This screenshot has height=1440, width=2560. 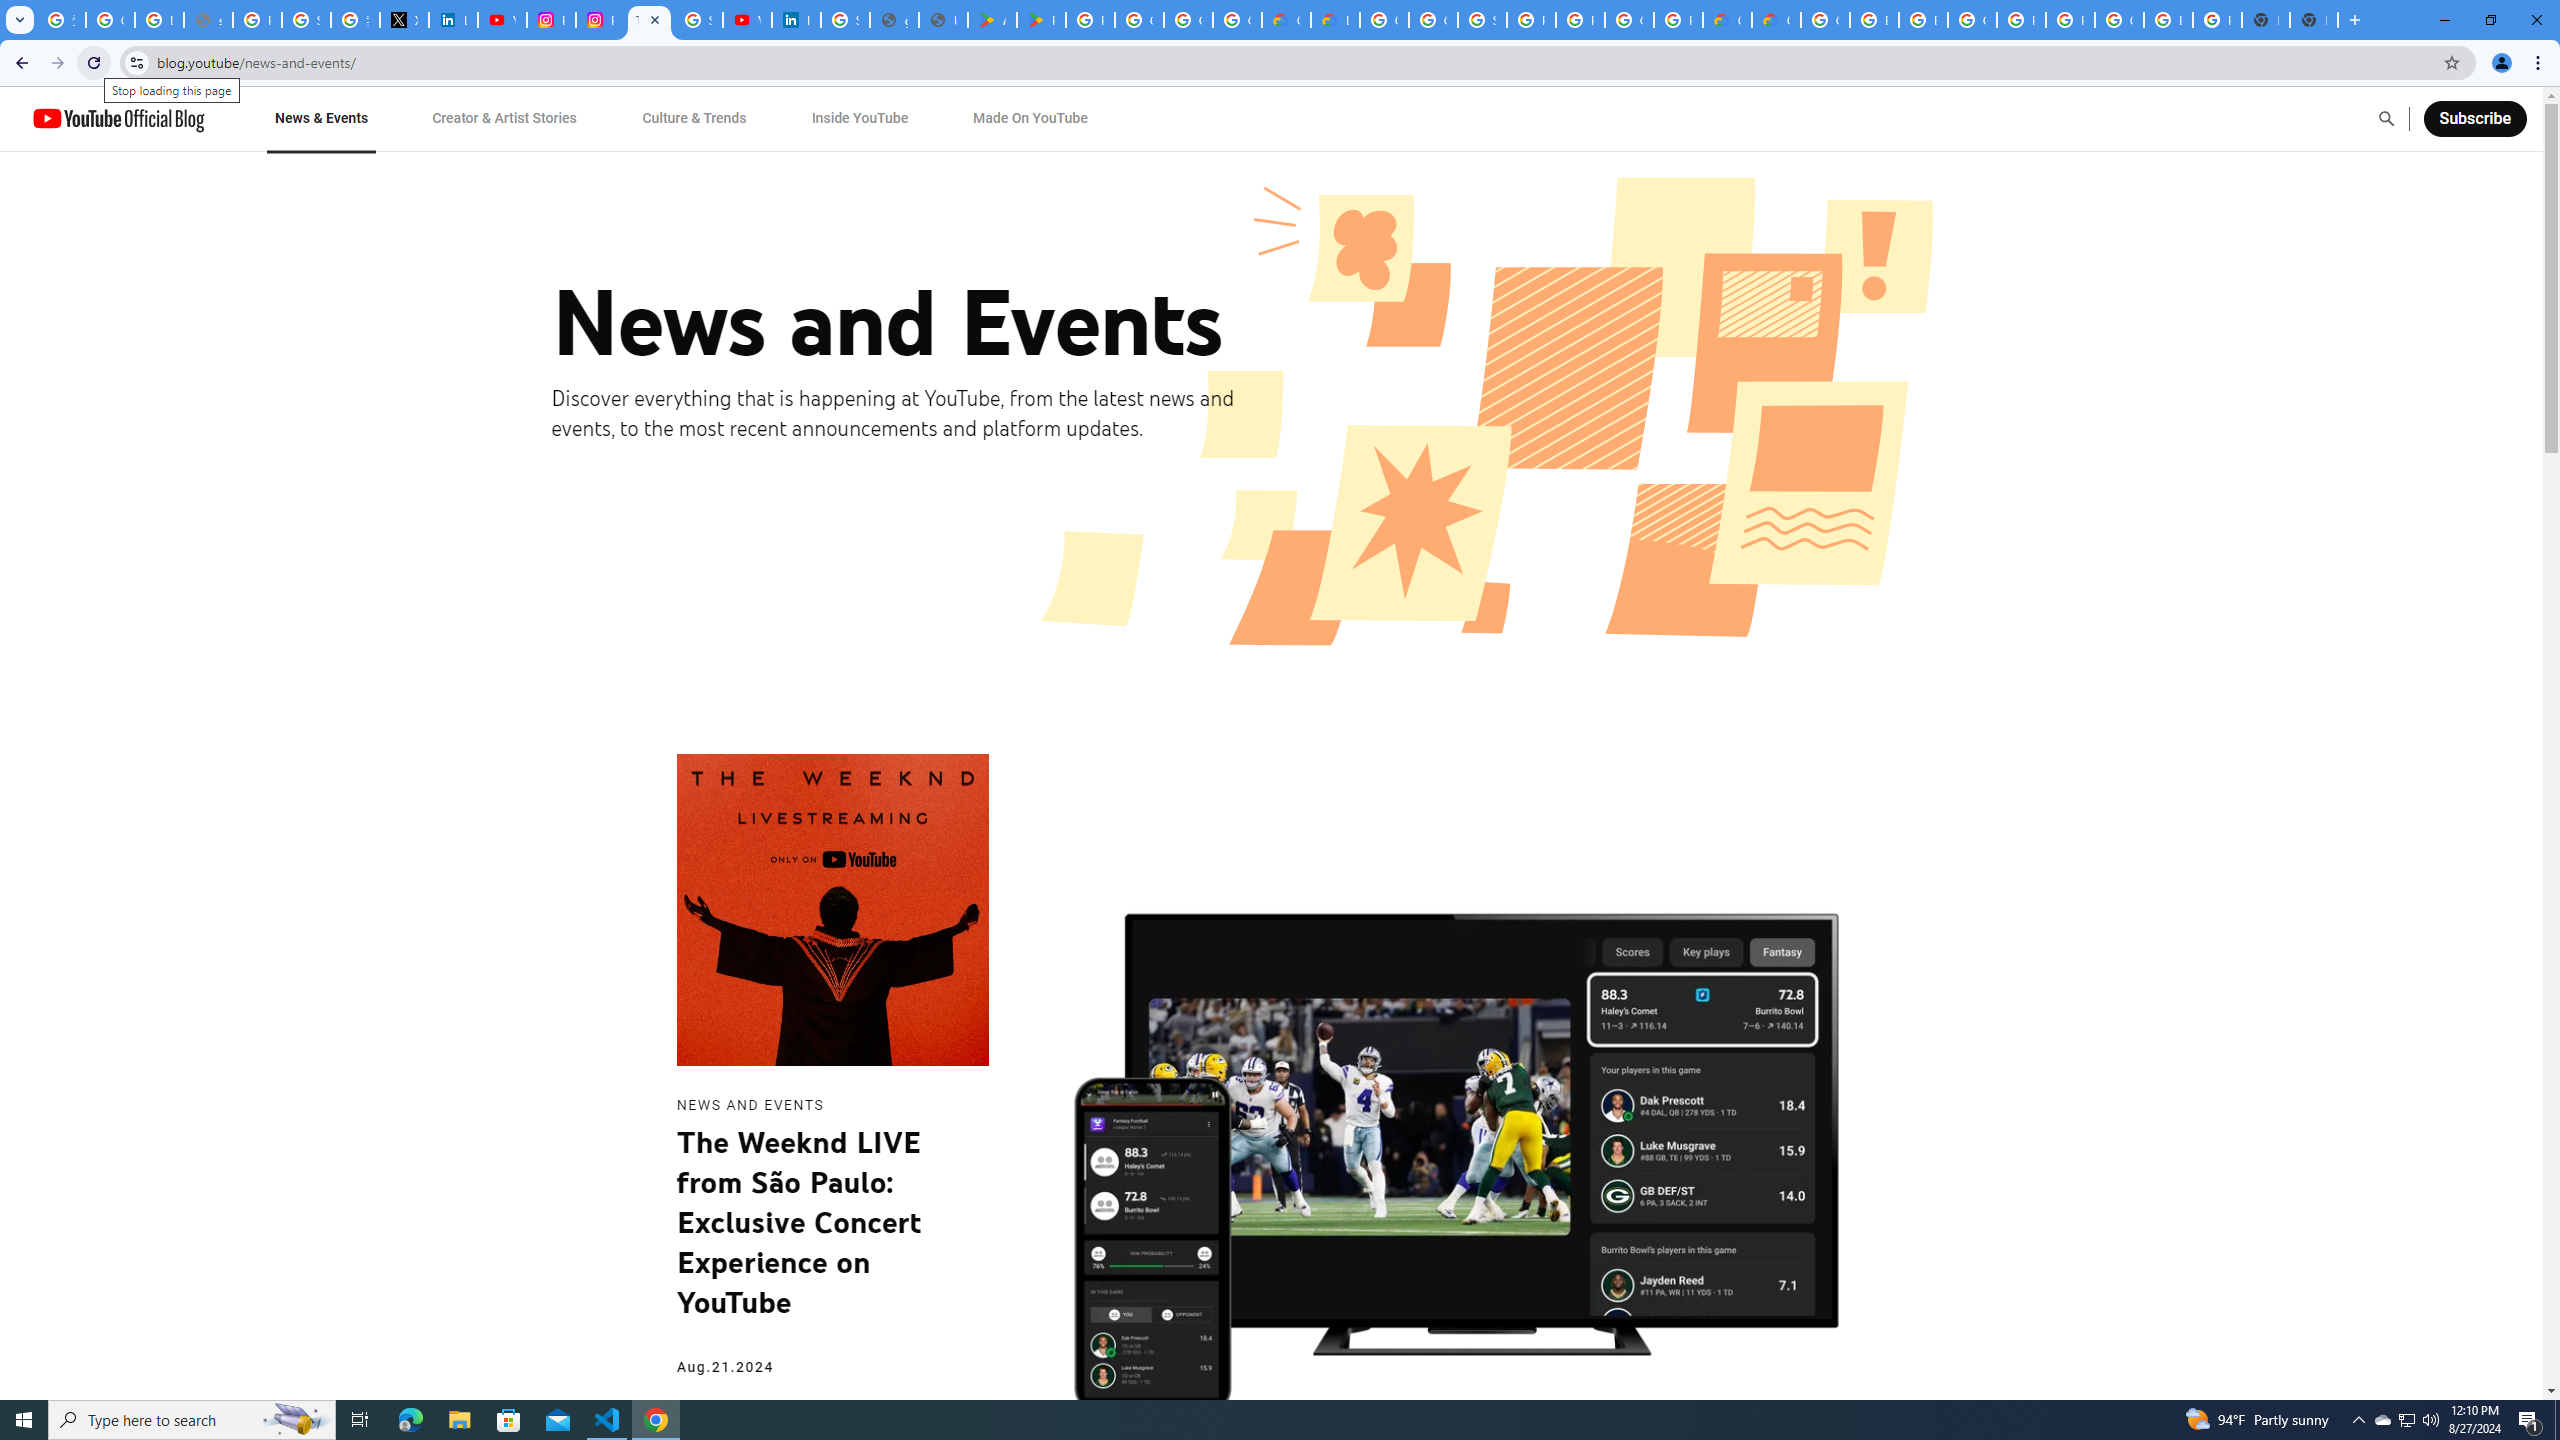 What do you see at coordinates (207, 19) in the screenshot?
I see `'support.google.com - Network error'` at bounding box center [207, 19].